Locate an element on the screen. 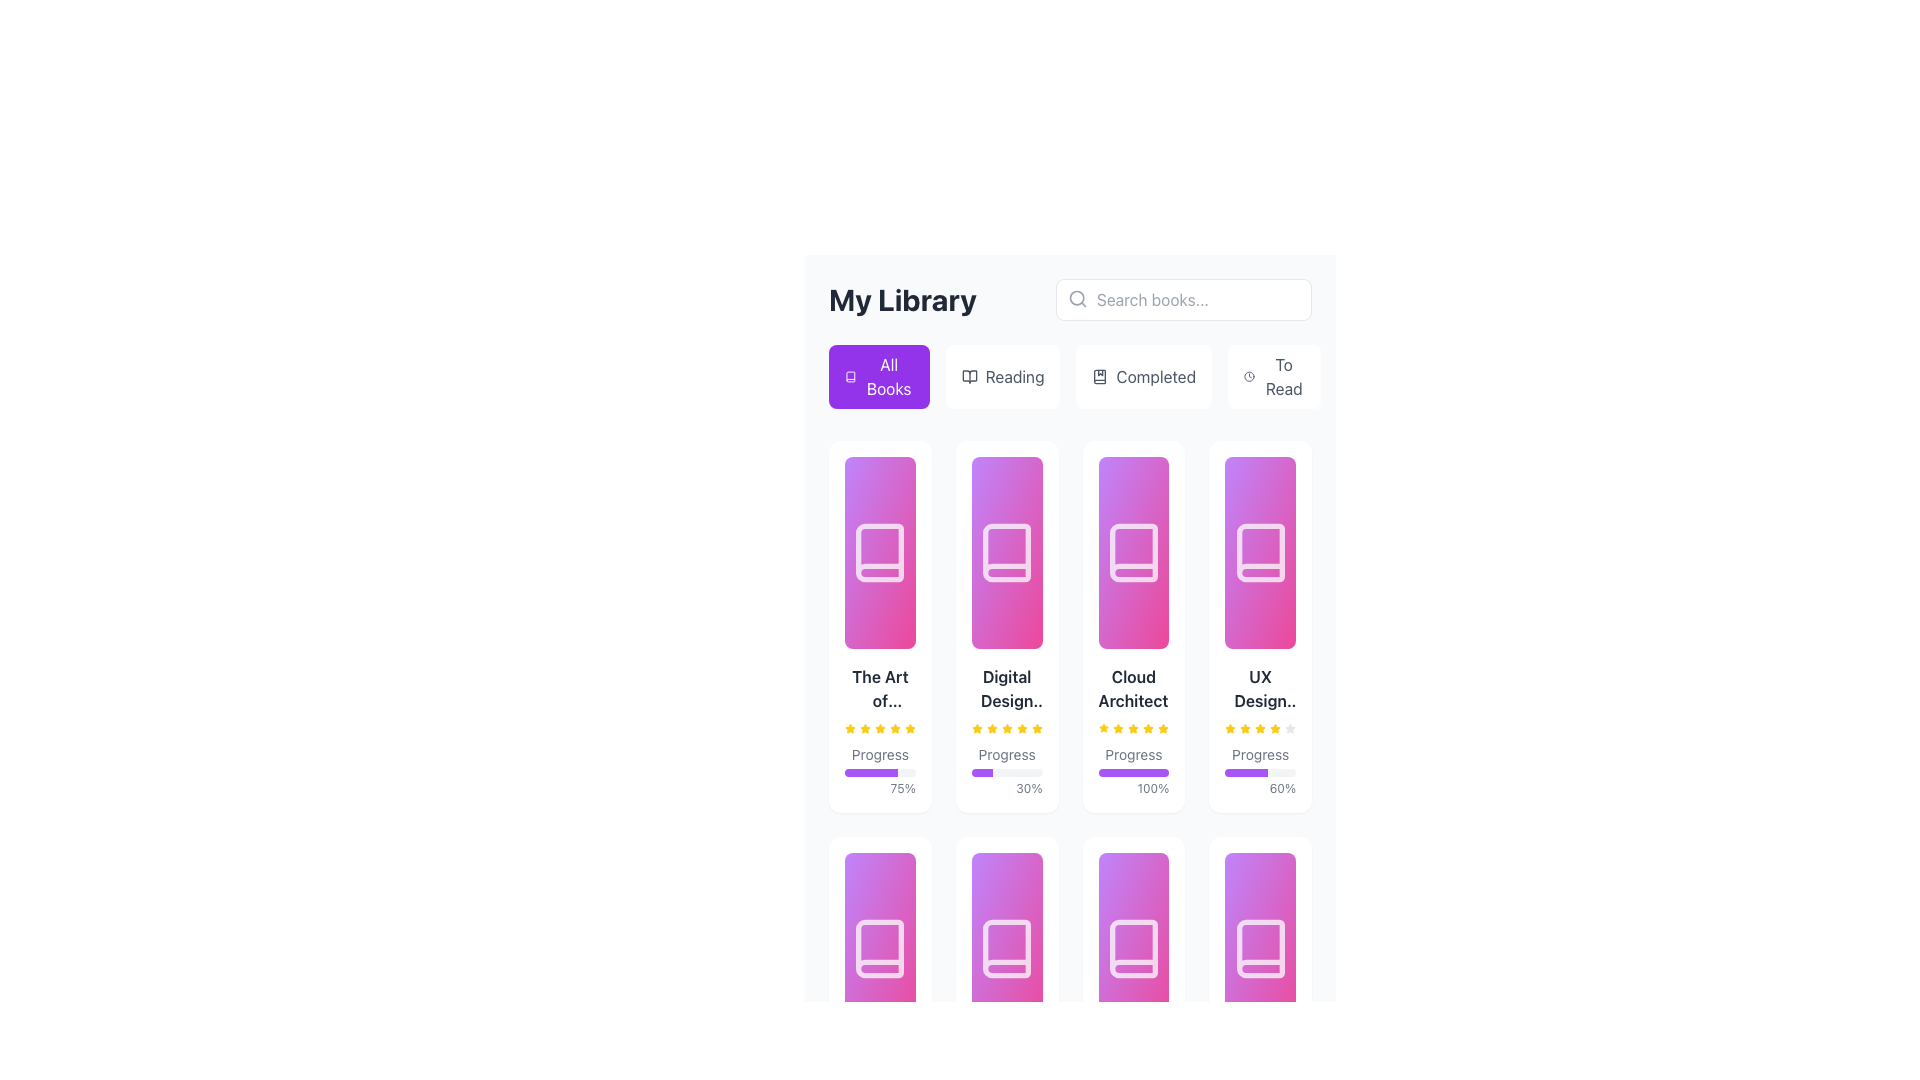 Image resolution: width=1920 pixels, height=1080 pixels. the book icon located in the second row, first column of the grid layout is located at coordinates (880, 947).